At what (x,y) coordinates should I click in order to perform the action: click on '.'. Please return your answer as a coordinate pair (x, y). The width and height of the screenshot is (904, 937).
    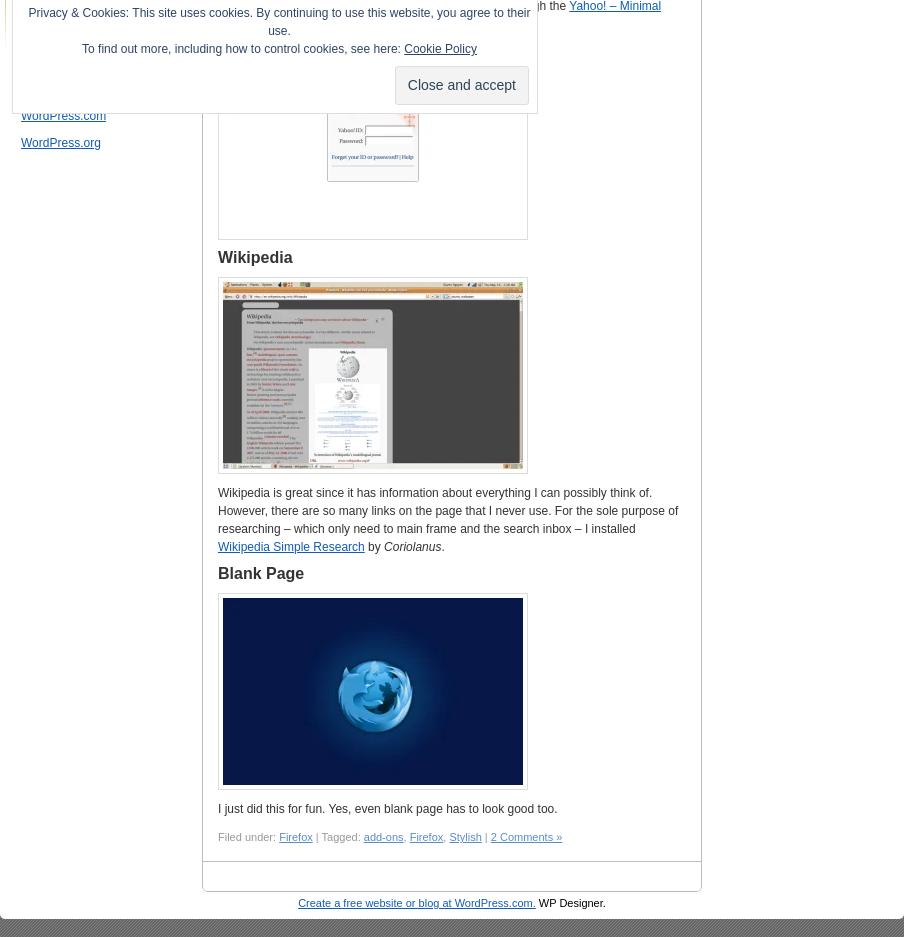
    Looking at the image, I should click on (442, 547).